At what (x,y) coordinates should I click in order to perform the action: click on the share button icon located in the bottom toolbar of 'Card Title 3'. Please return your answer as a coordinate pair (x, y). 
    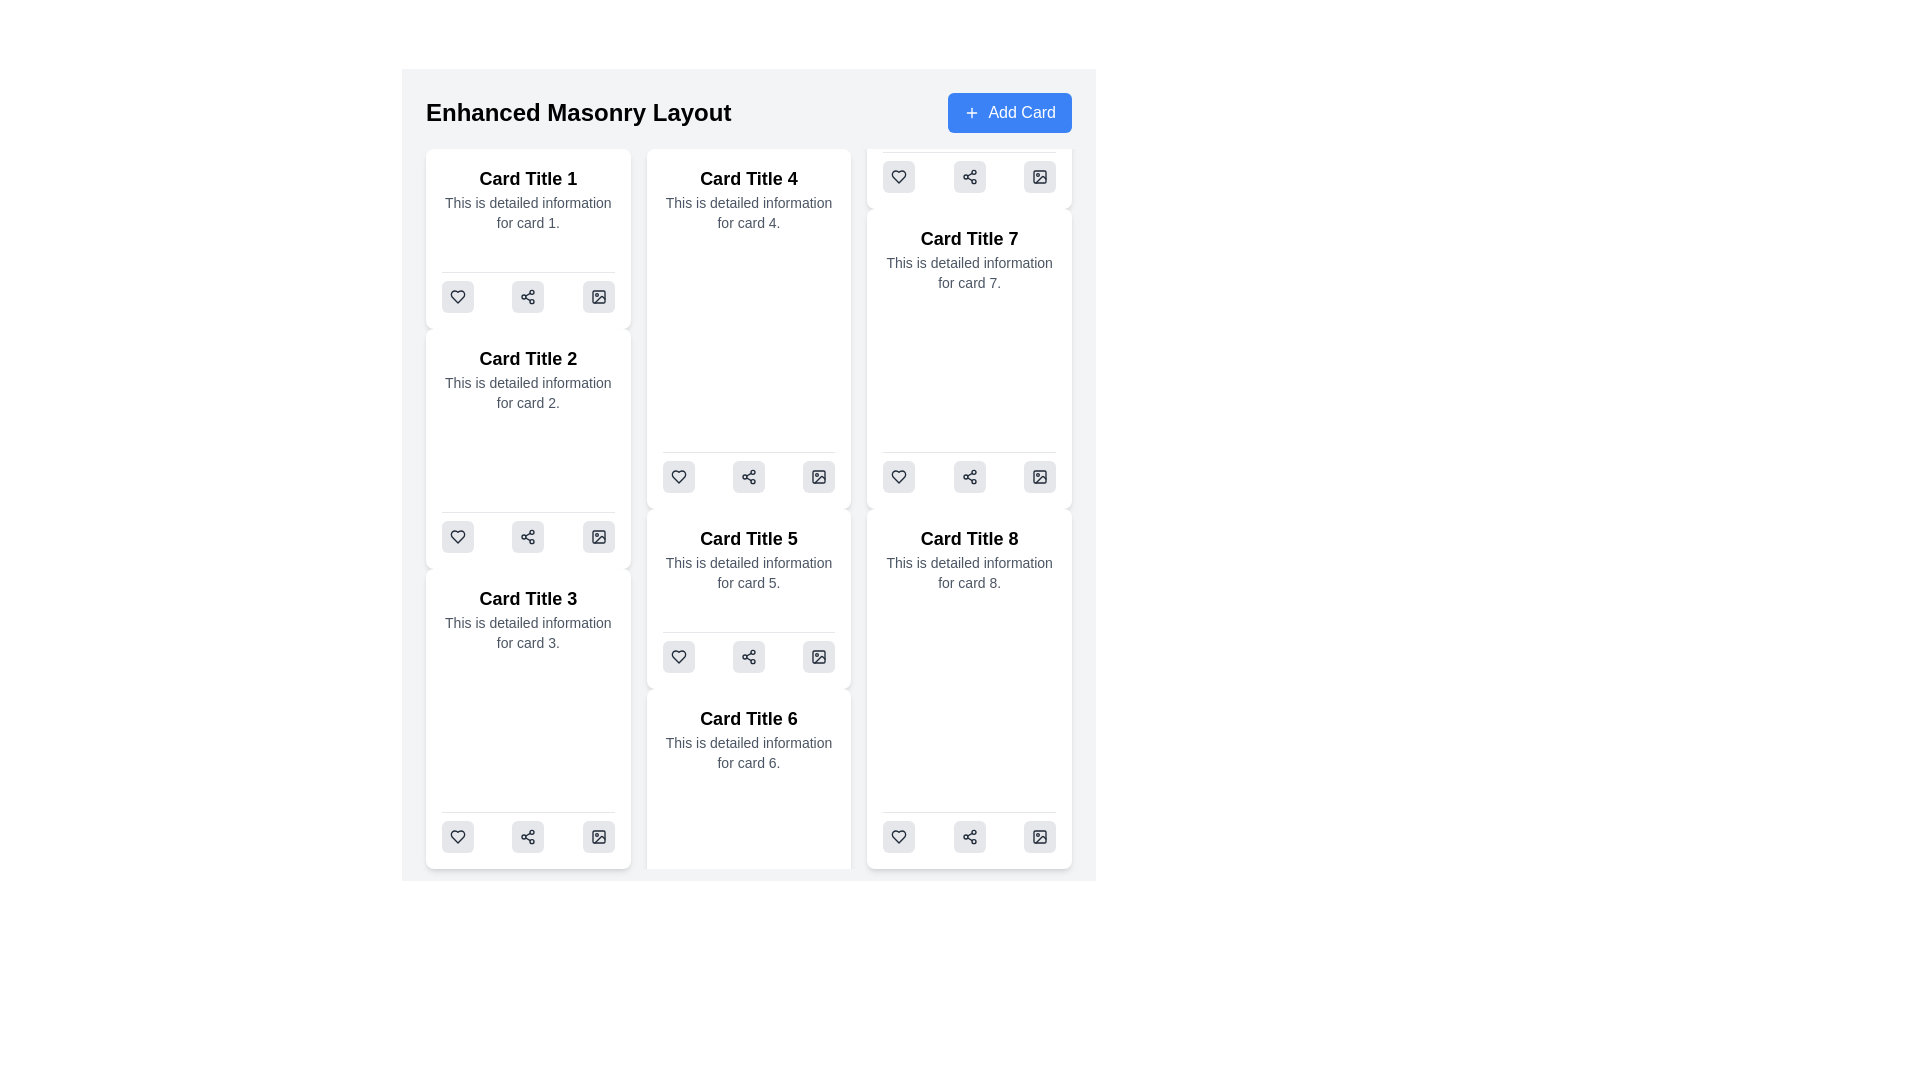
    Looking at the image, I should click on (528, 837).